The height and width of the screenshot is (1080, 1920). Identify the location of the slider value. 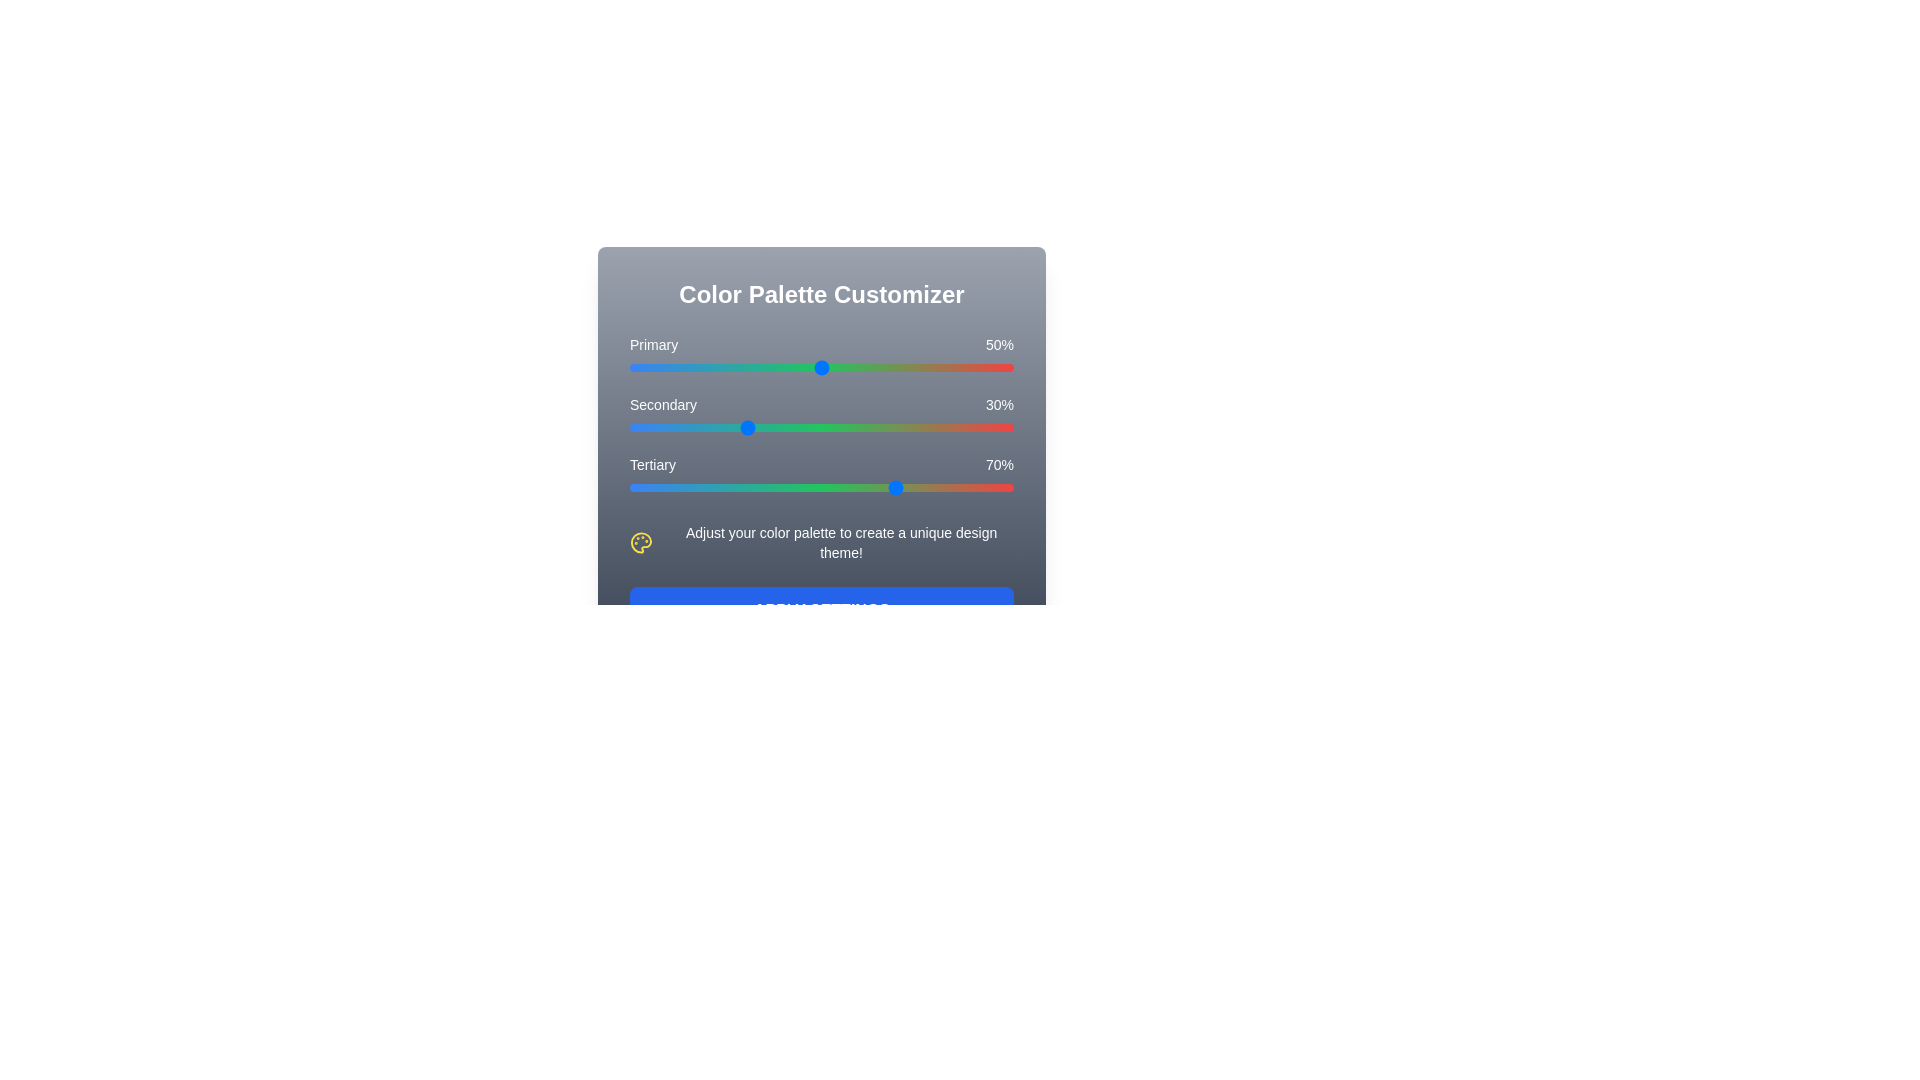
(802, 427).